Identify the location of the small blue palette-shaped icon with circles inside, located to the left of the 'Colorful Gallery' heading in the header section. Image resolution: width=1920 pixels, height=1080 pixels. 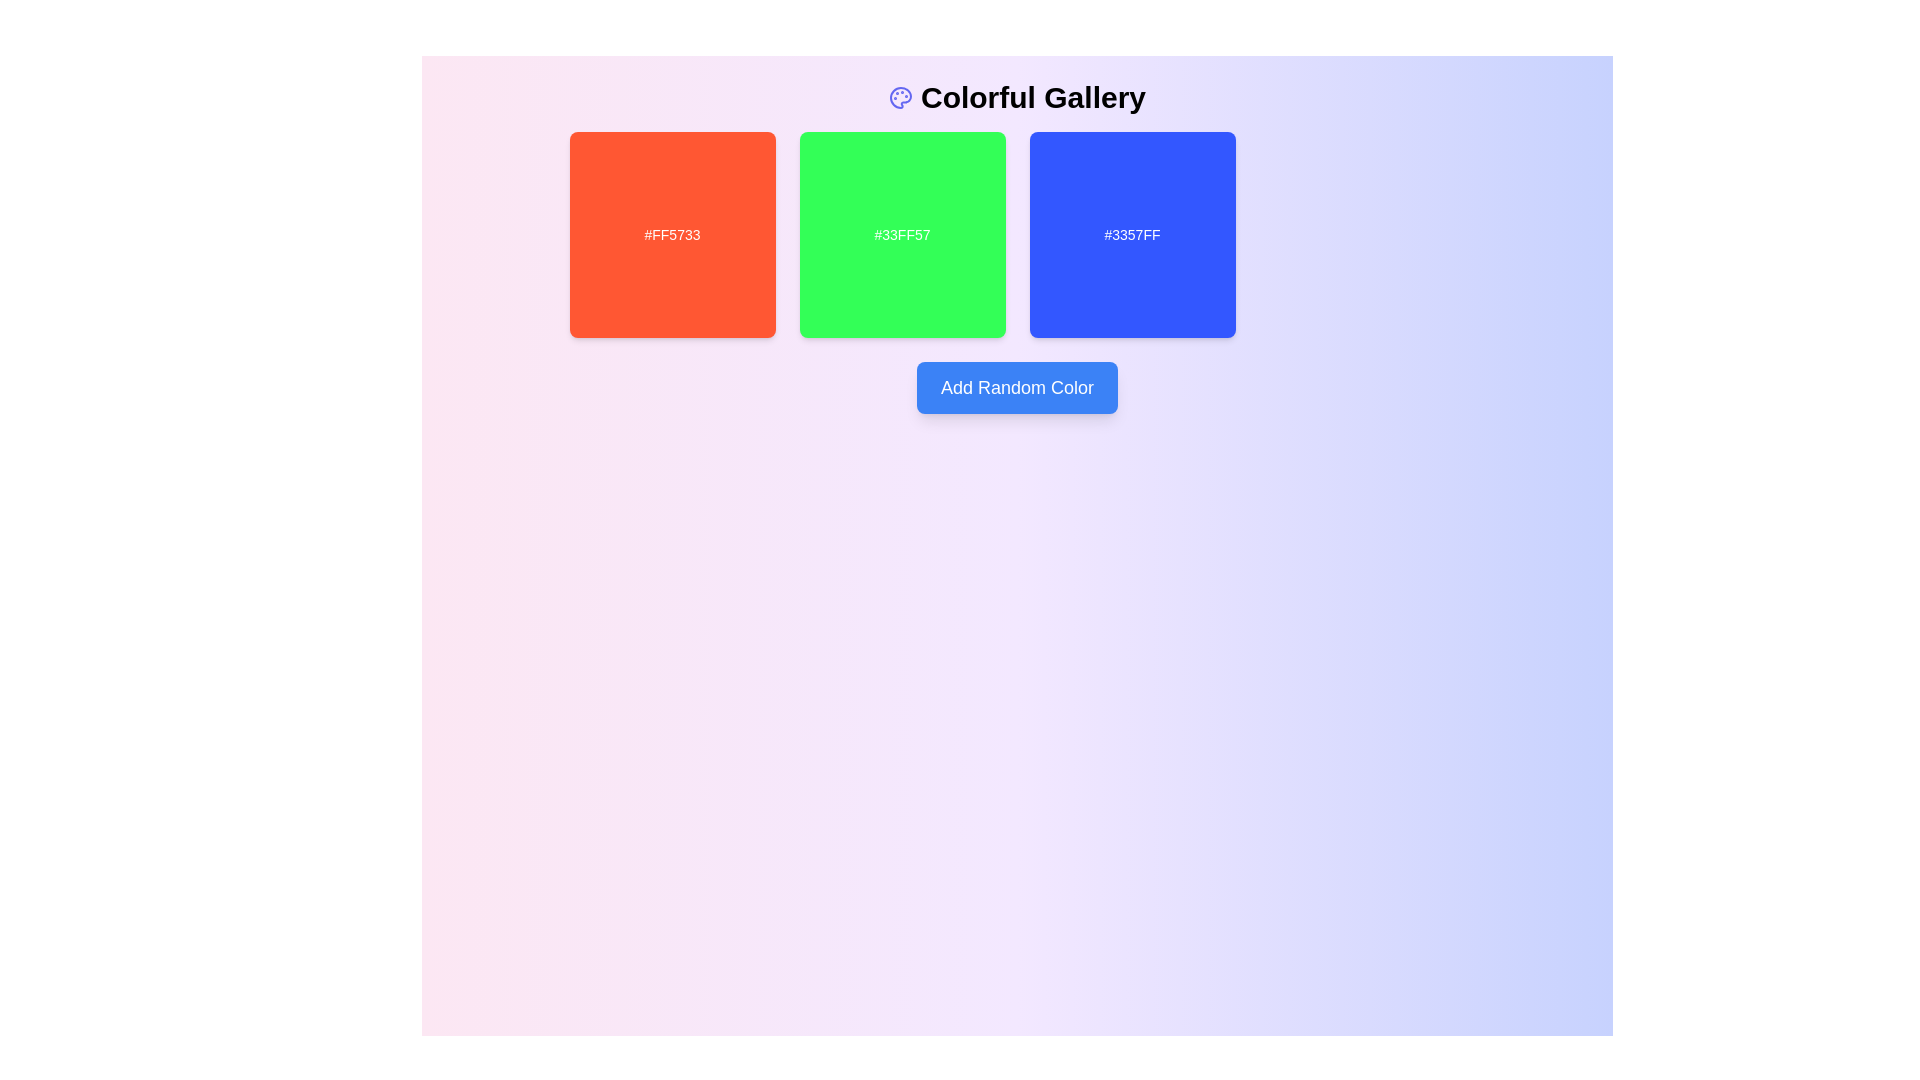
(900, 97).